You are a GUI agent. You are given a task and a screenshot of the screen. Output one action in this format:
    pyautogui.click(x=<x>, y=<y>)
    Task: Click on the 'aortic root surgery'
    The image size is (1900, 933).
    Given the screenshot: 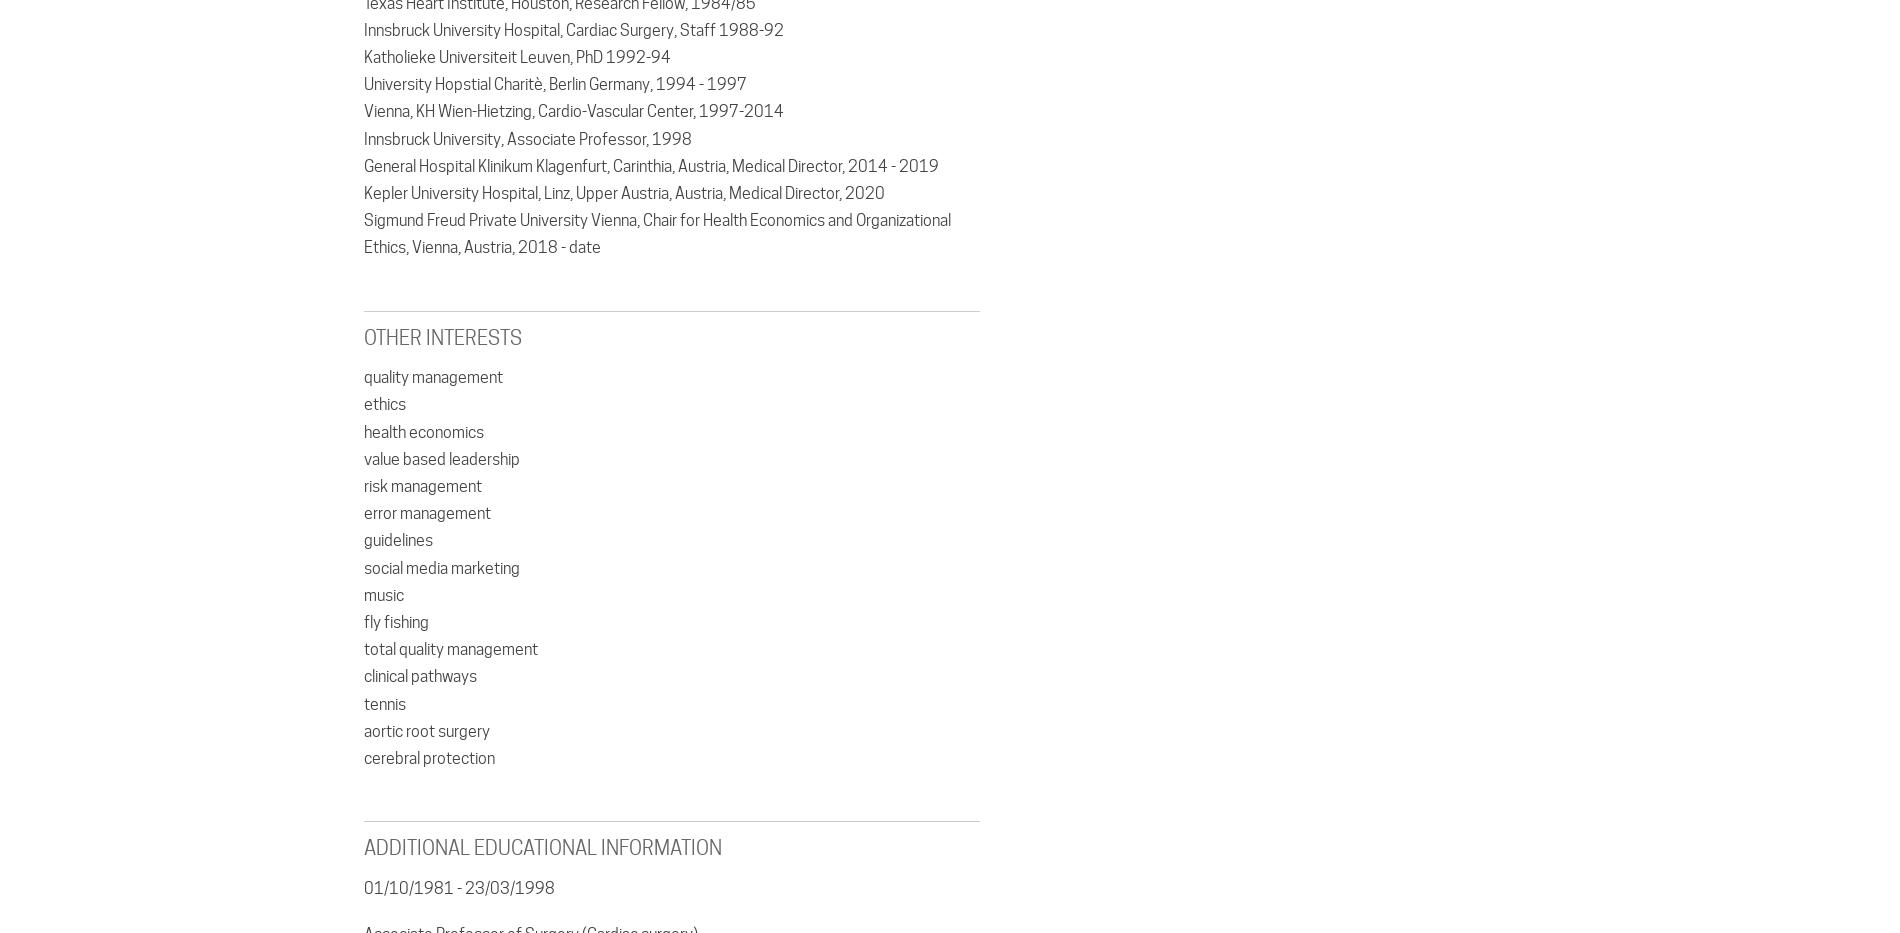 What is the action you would take?
    pyautogui.click(x=425, y=729)
    